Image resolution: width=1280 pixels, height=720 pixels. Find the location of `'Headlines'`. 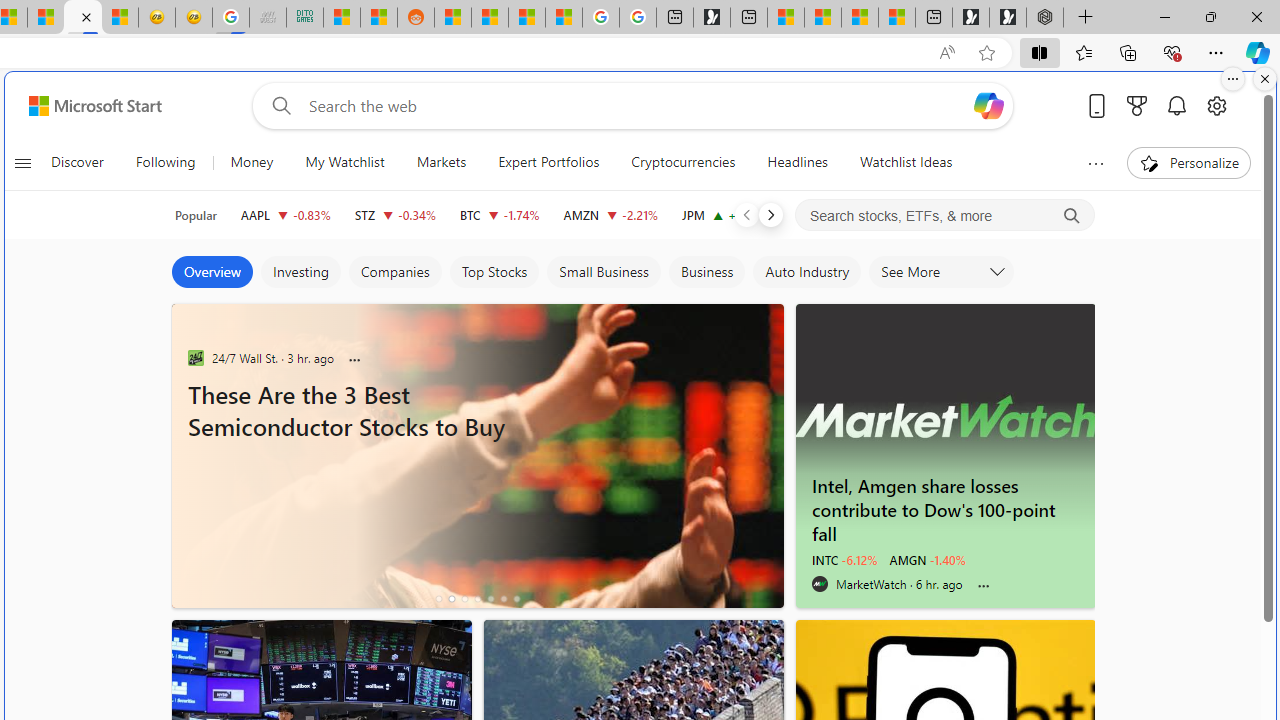

'Headlines' is located at coordinates (796, 162).